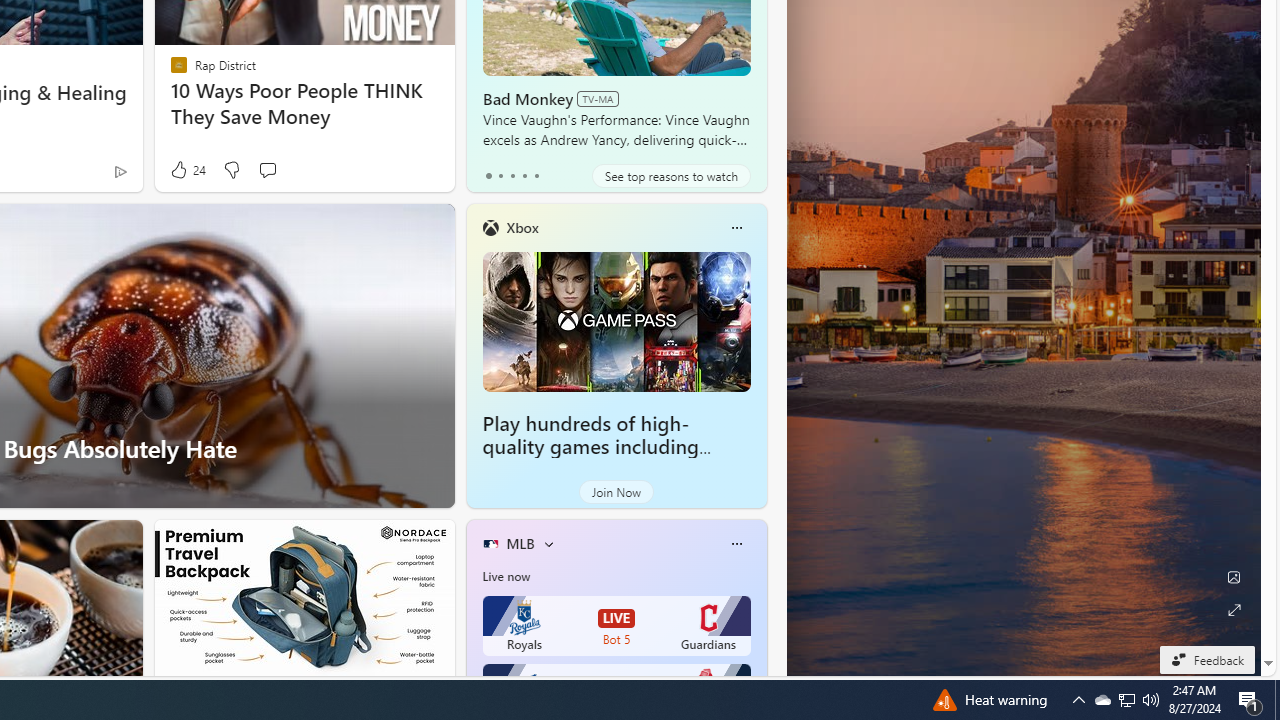 This screenshot has width=1280, height=720. I want to click on 'Start the conversation', so click(266, 169).